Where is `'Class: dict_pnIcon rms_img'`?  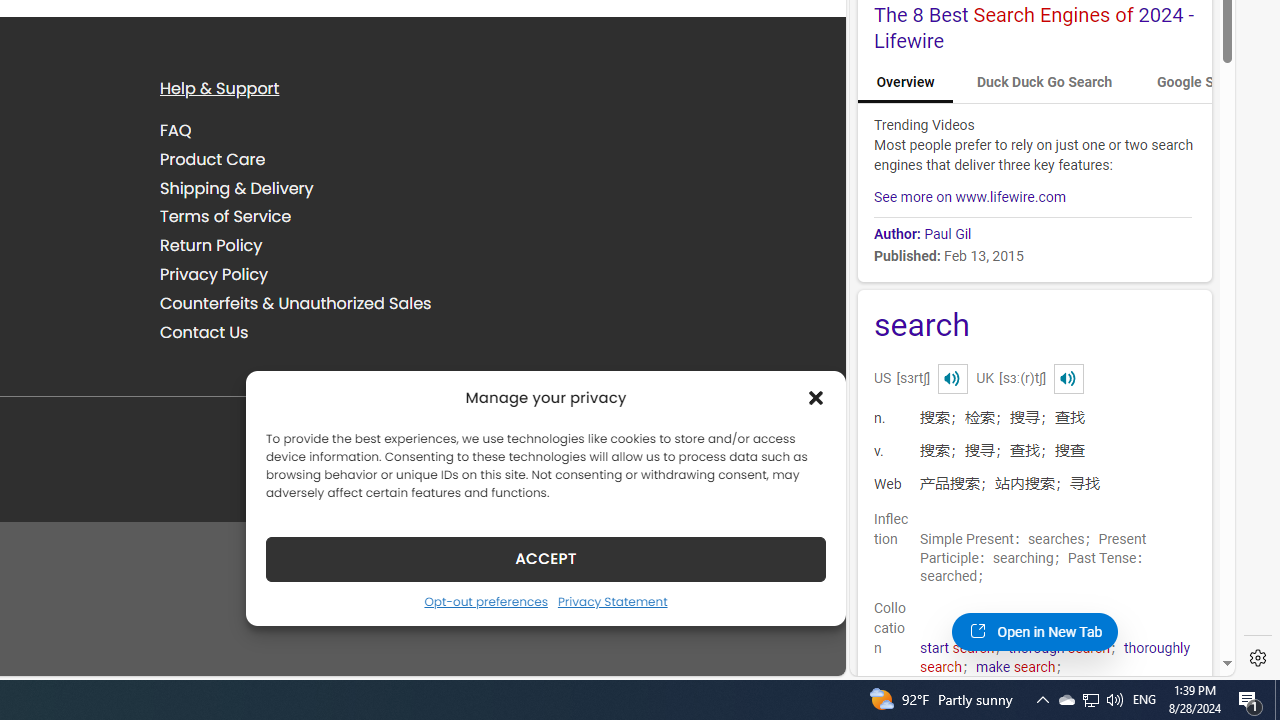 'Class: dict_pnIcon rms_img' is located at coordinates (1067, 378).